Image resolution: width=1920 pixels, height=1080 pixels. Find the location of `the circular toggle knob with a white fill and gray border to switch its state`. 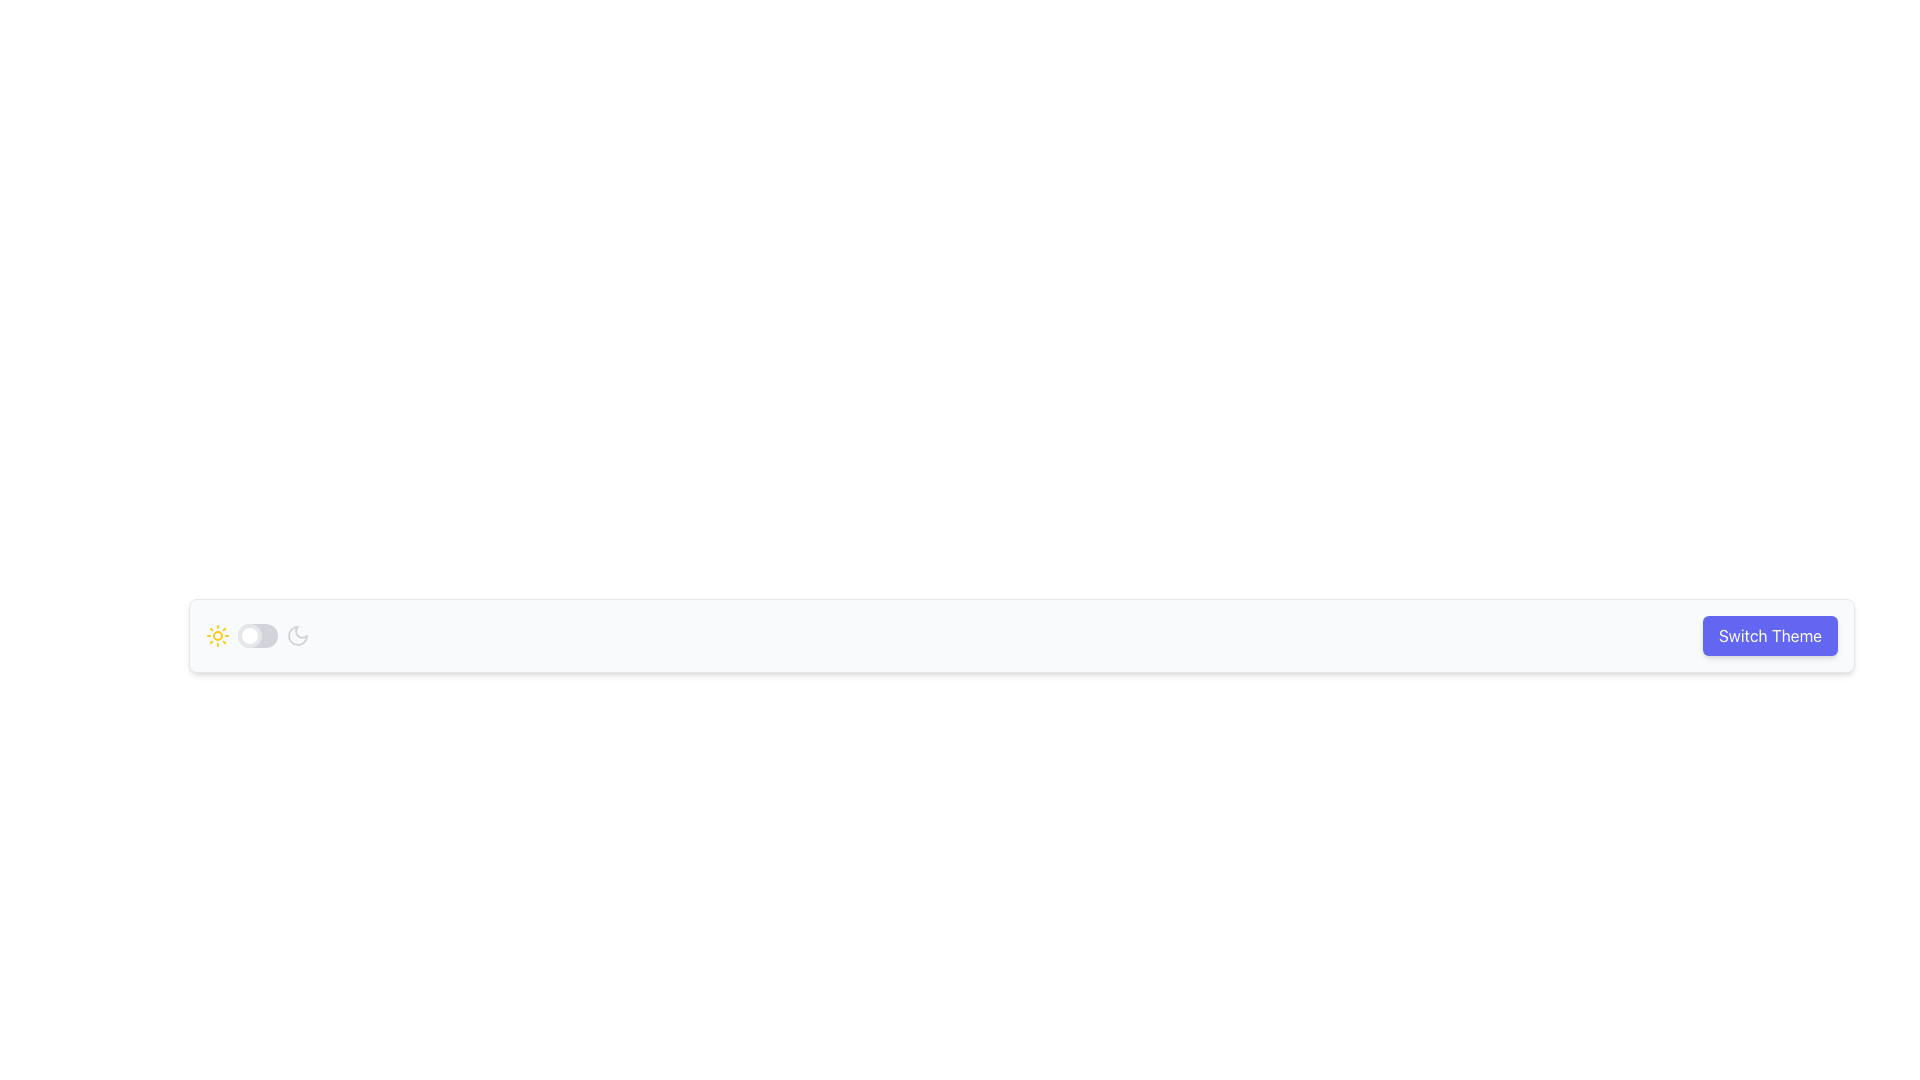

the circular toggle knob with a white fill and gray border to switch its state is located at coordinates (248, 636).